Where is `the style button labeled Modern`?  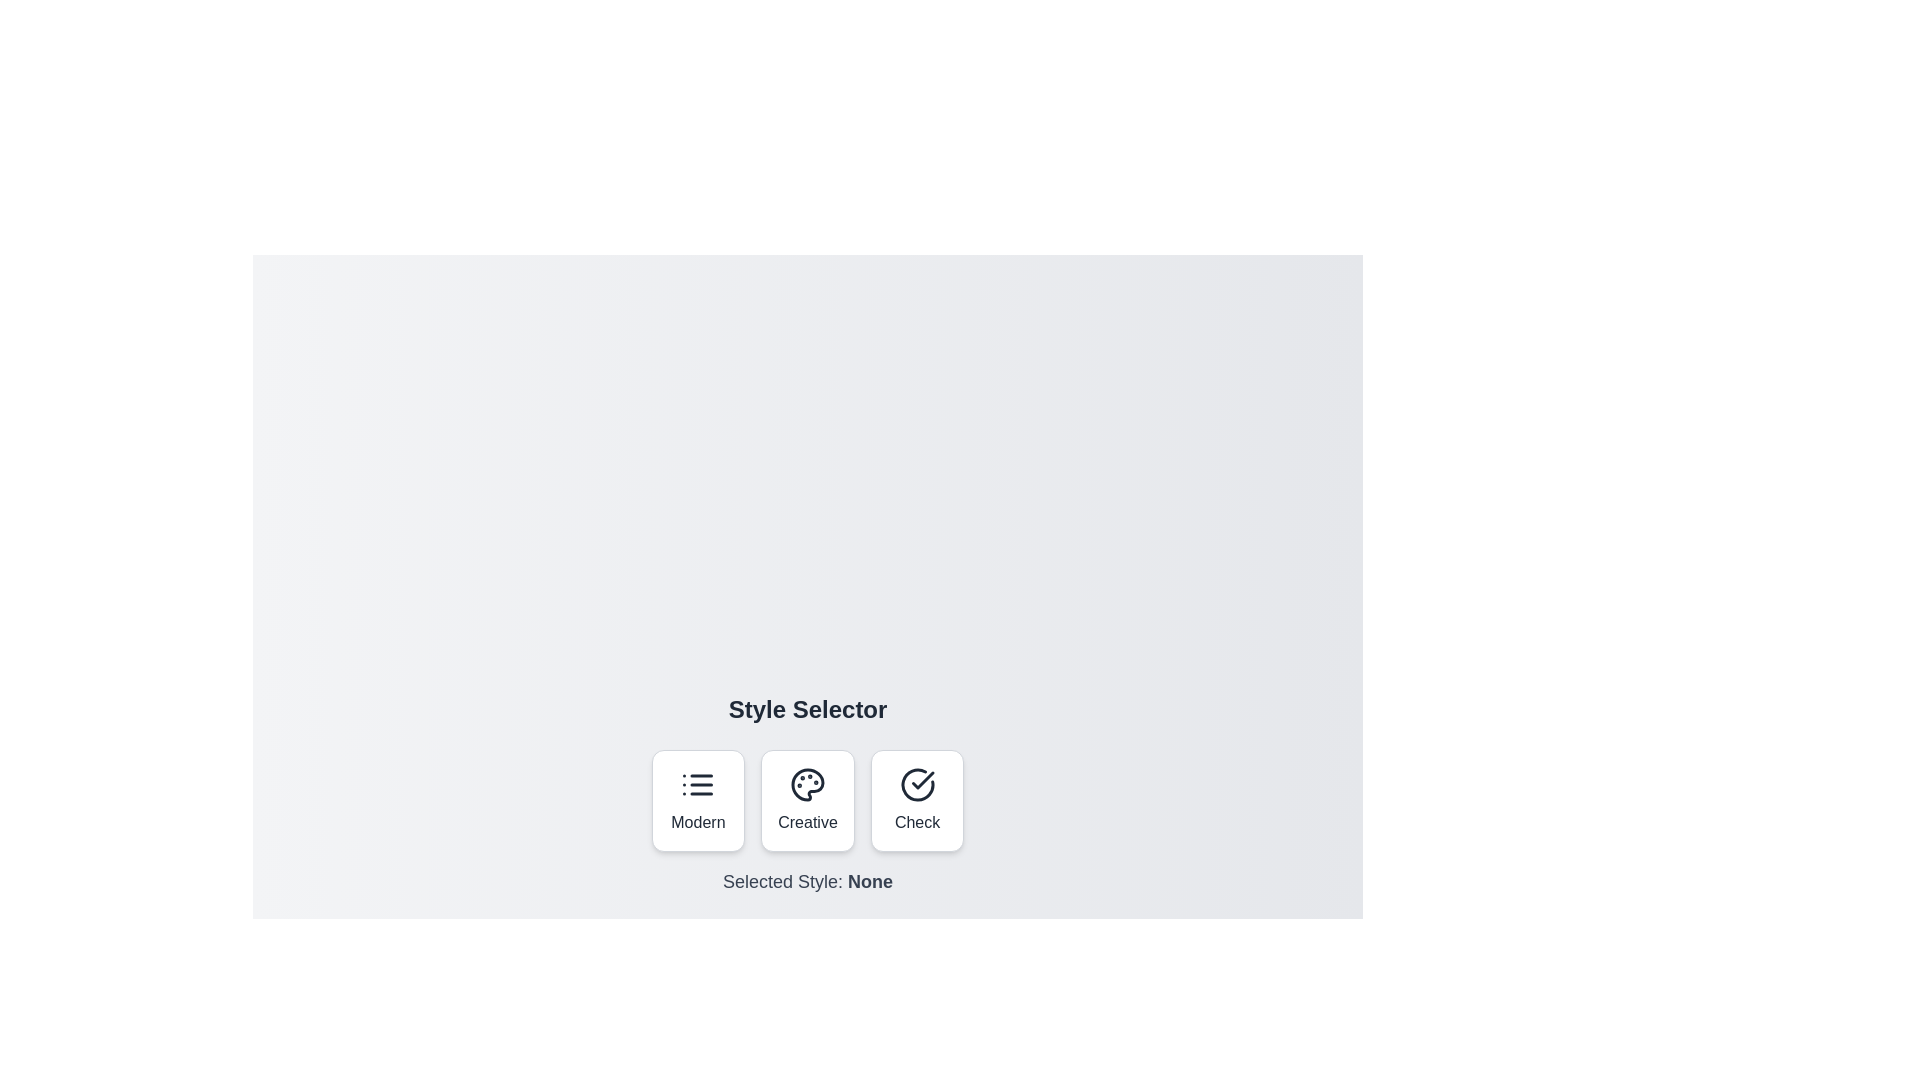 the style button labeled Modern is located at coordinates (697, 800).